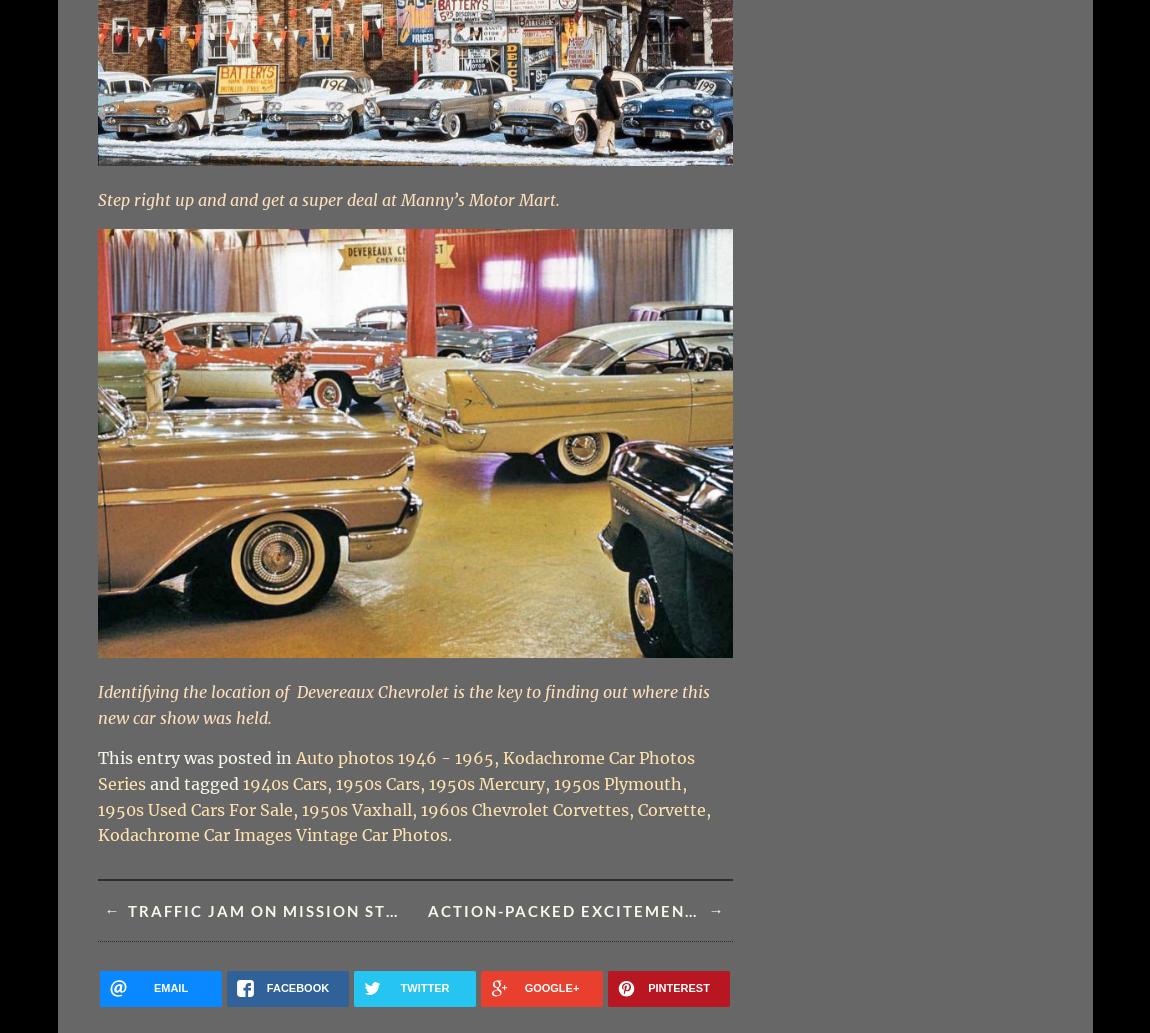  What do you see at coordinates (300, 809) in the screenshot?
I see `'1950s Vaxhall'` at bounding box center [300, 809].